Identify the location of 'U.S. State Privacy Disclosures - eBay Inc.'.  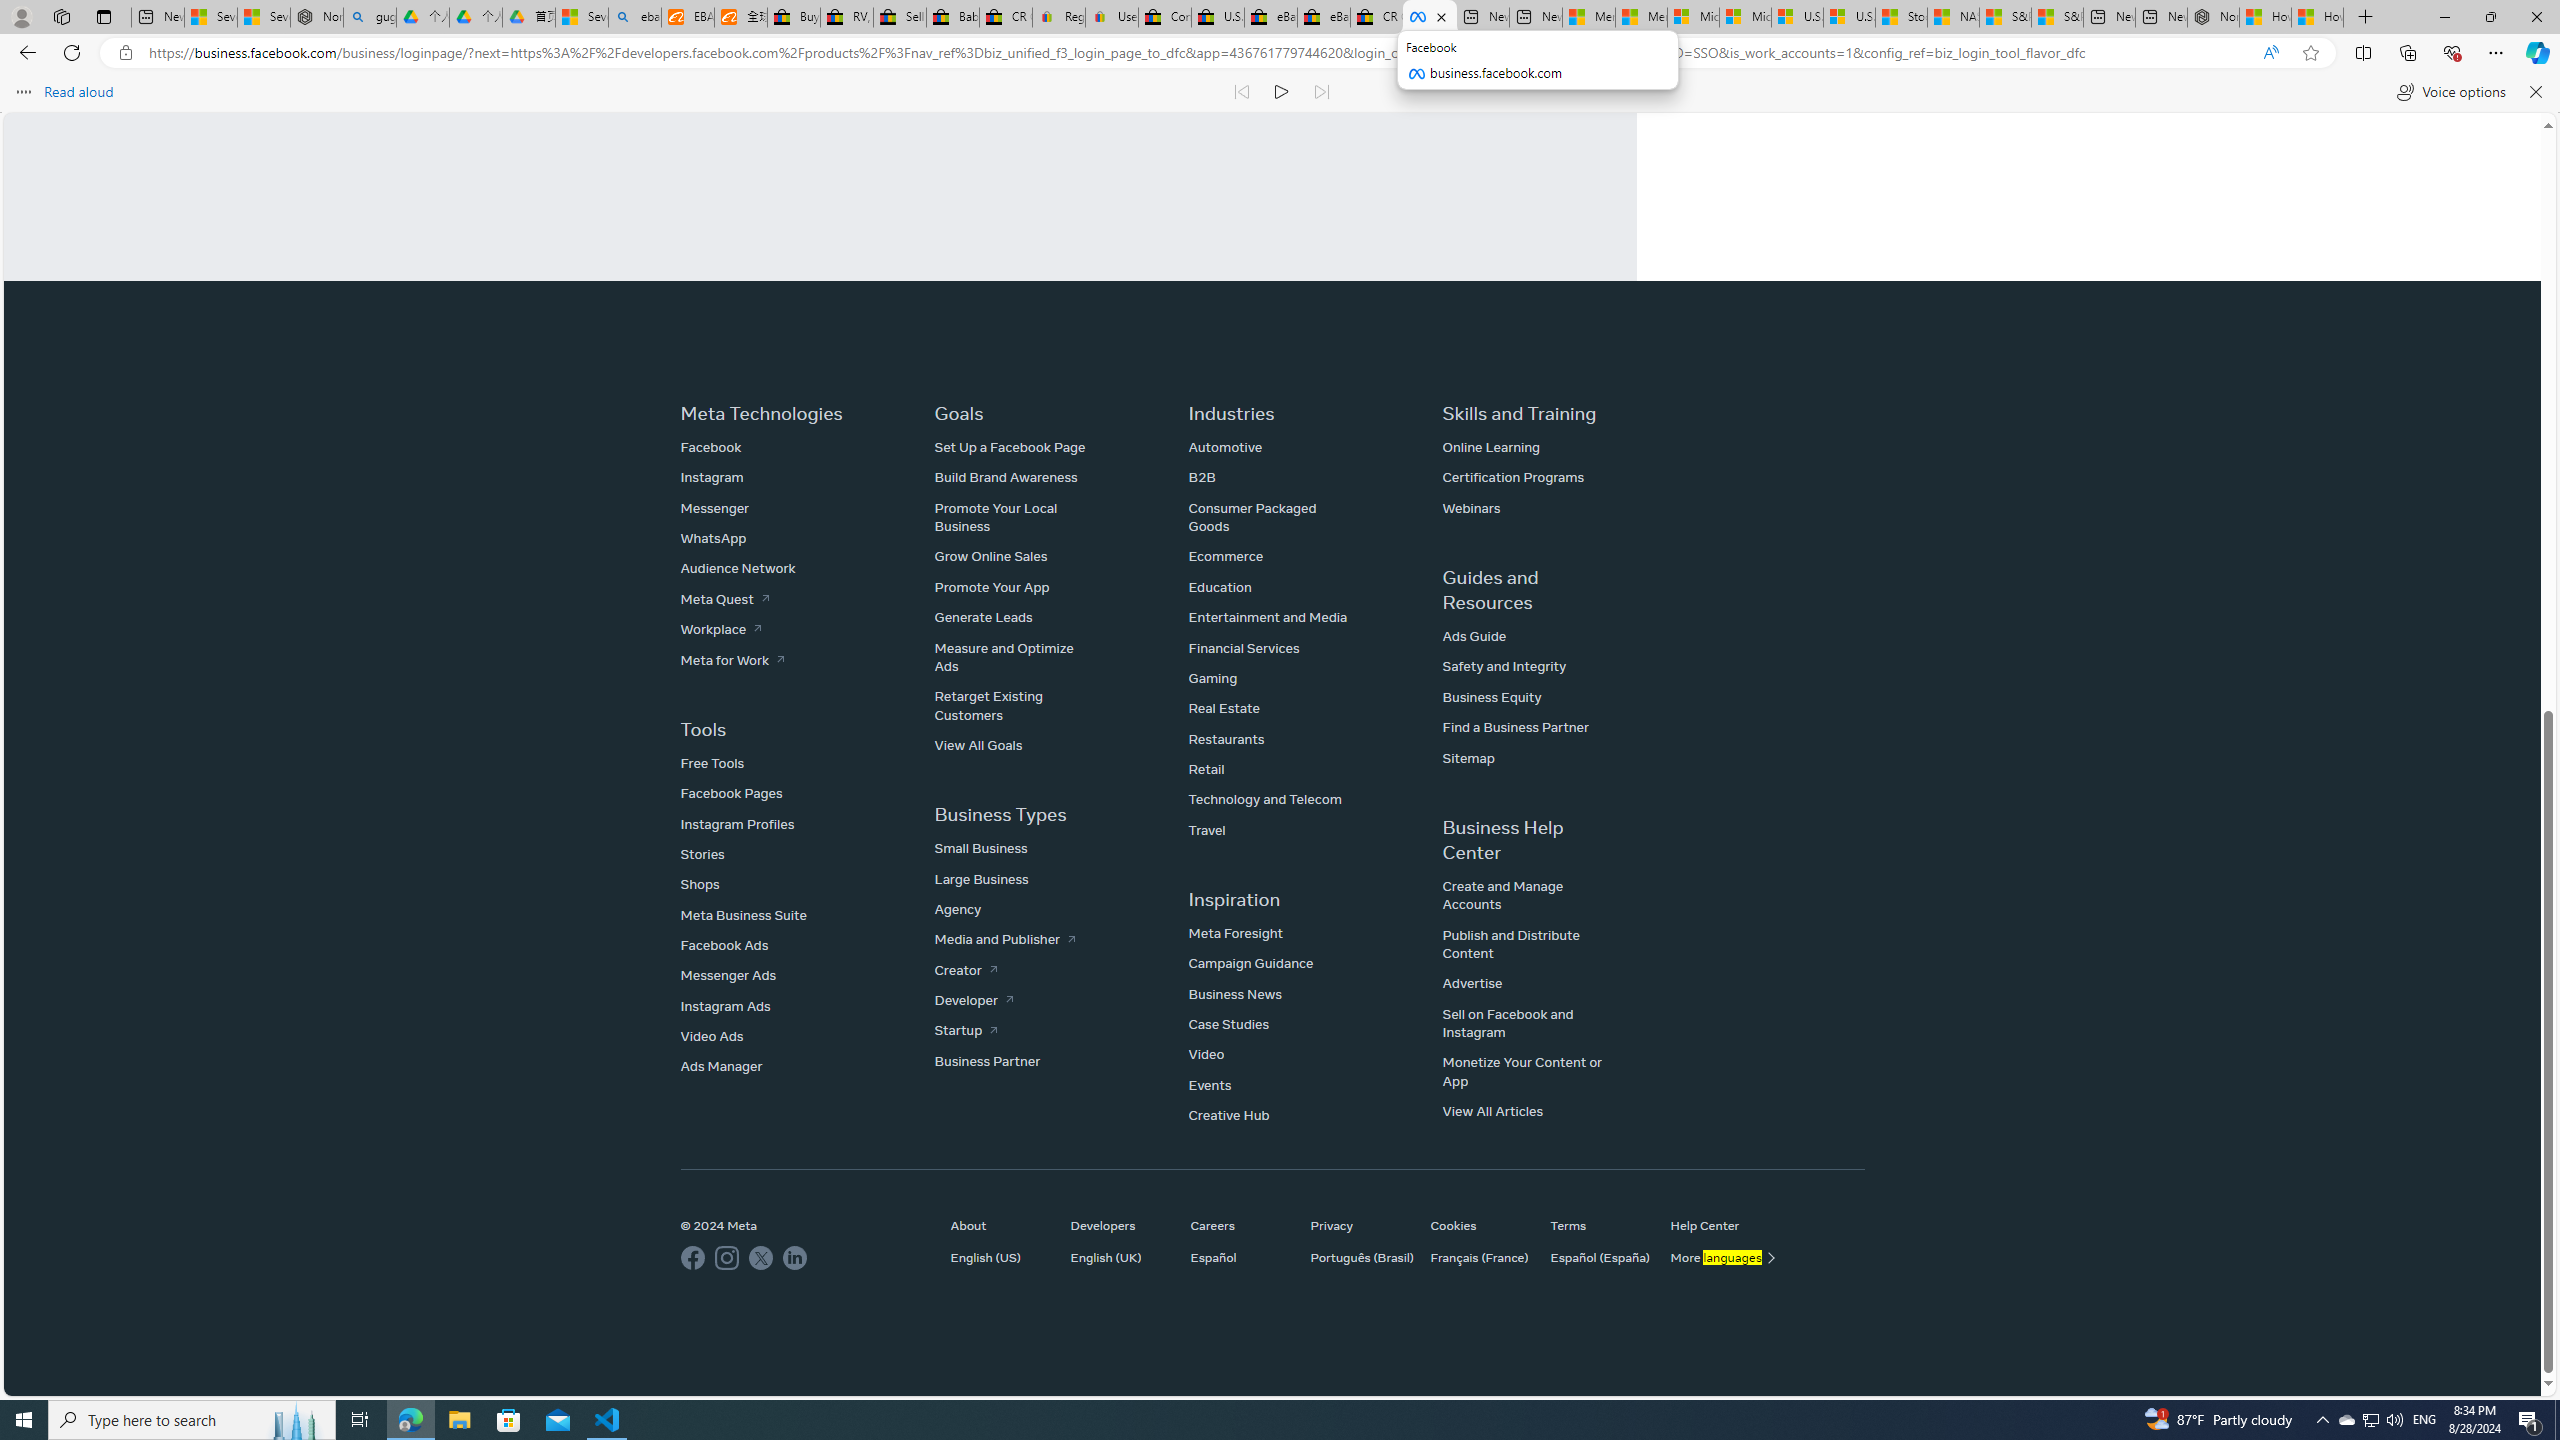
(1216, 16).